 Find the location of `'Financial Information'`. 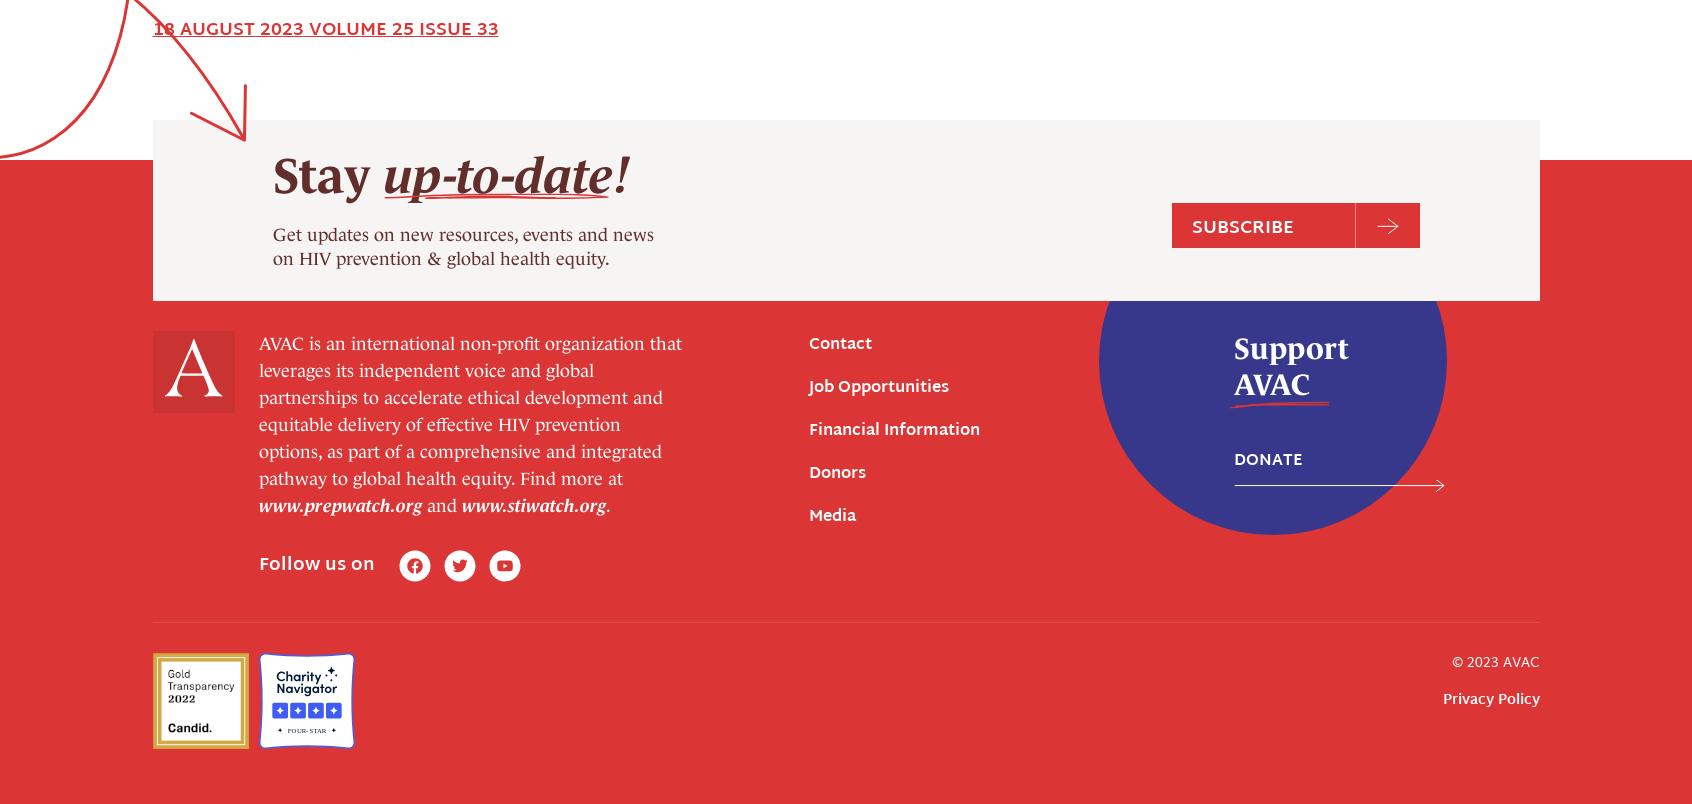

'Financial Information' is located at coordinates (893, 69).